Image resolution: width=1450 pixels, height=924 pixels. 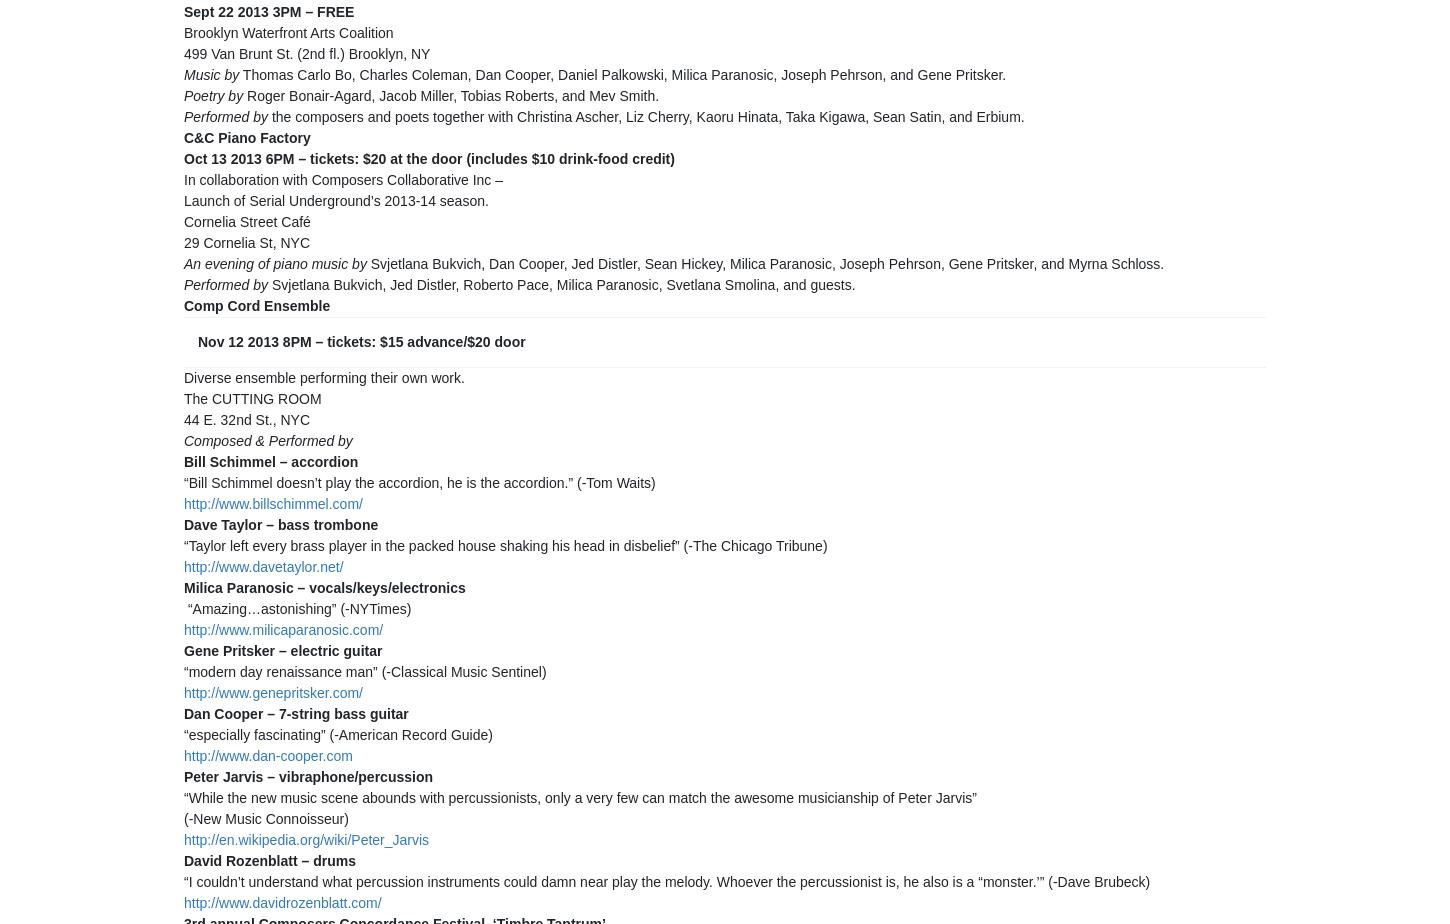 I want to click on '“modern day renaissance man” (-Classical Music Sentinel)', so click(x=183, y=672).